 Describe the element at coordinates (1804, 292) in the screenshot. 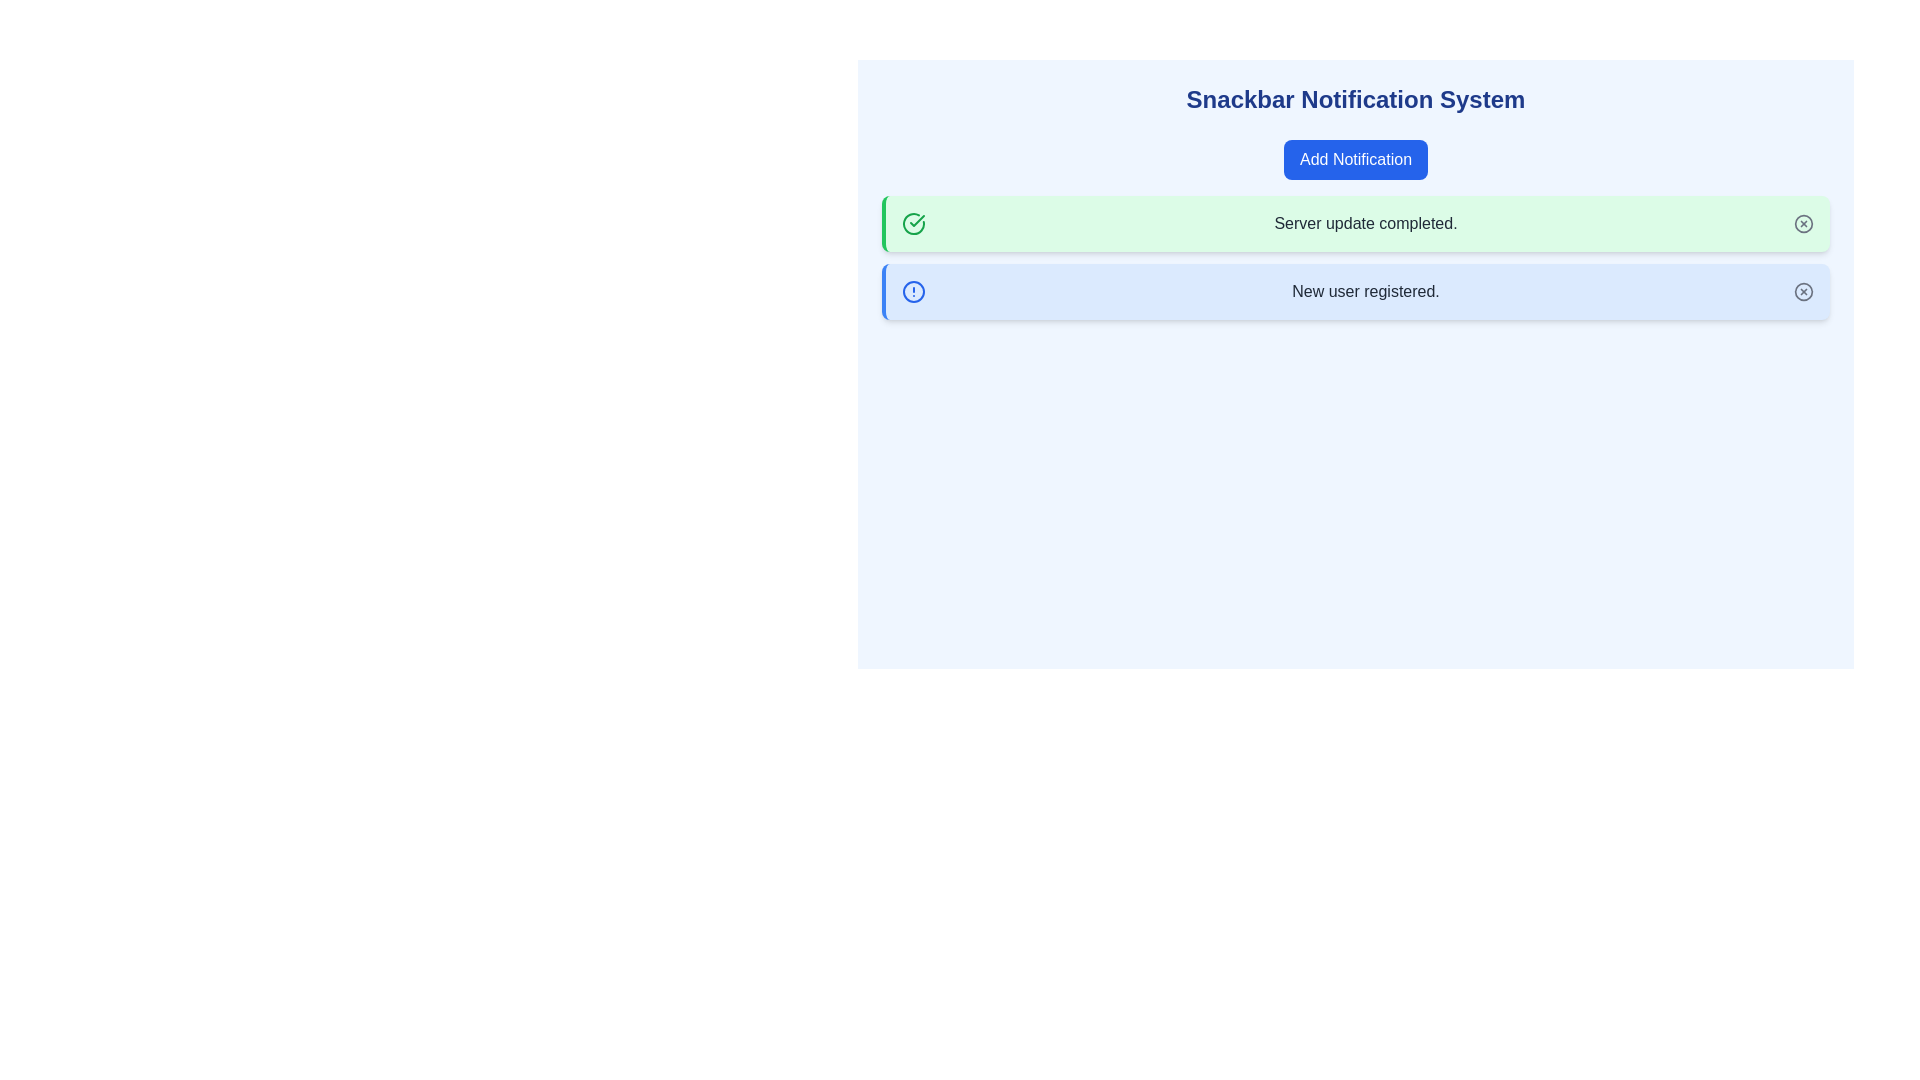

I see `the close button of the notification labeled 'New user registered.'` at that location.